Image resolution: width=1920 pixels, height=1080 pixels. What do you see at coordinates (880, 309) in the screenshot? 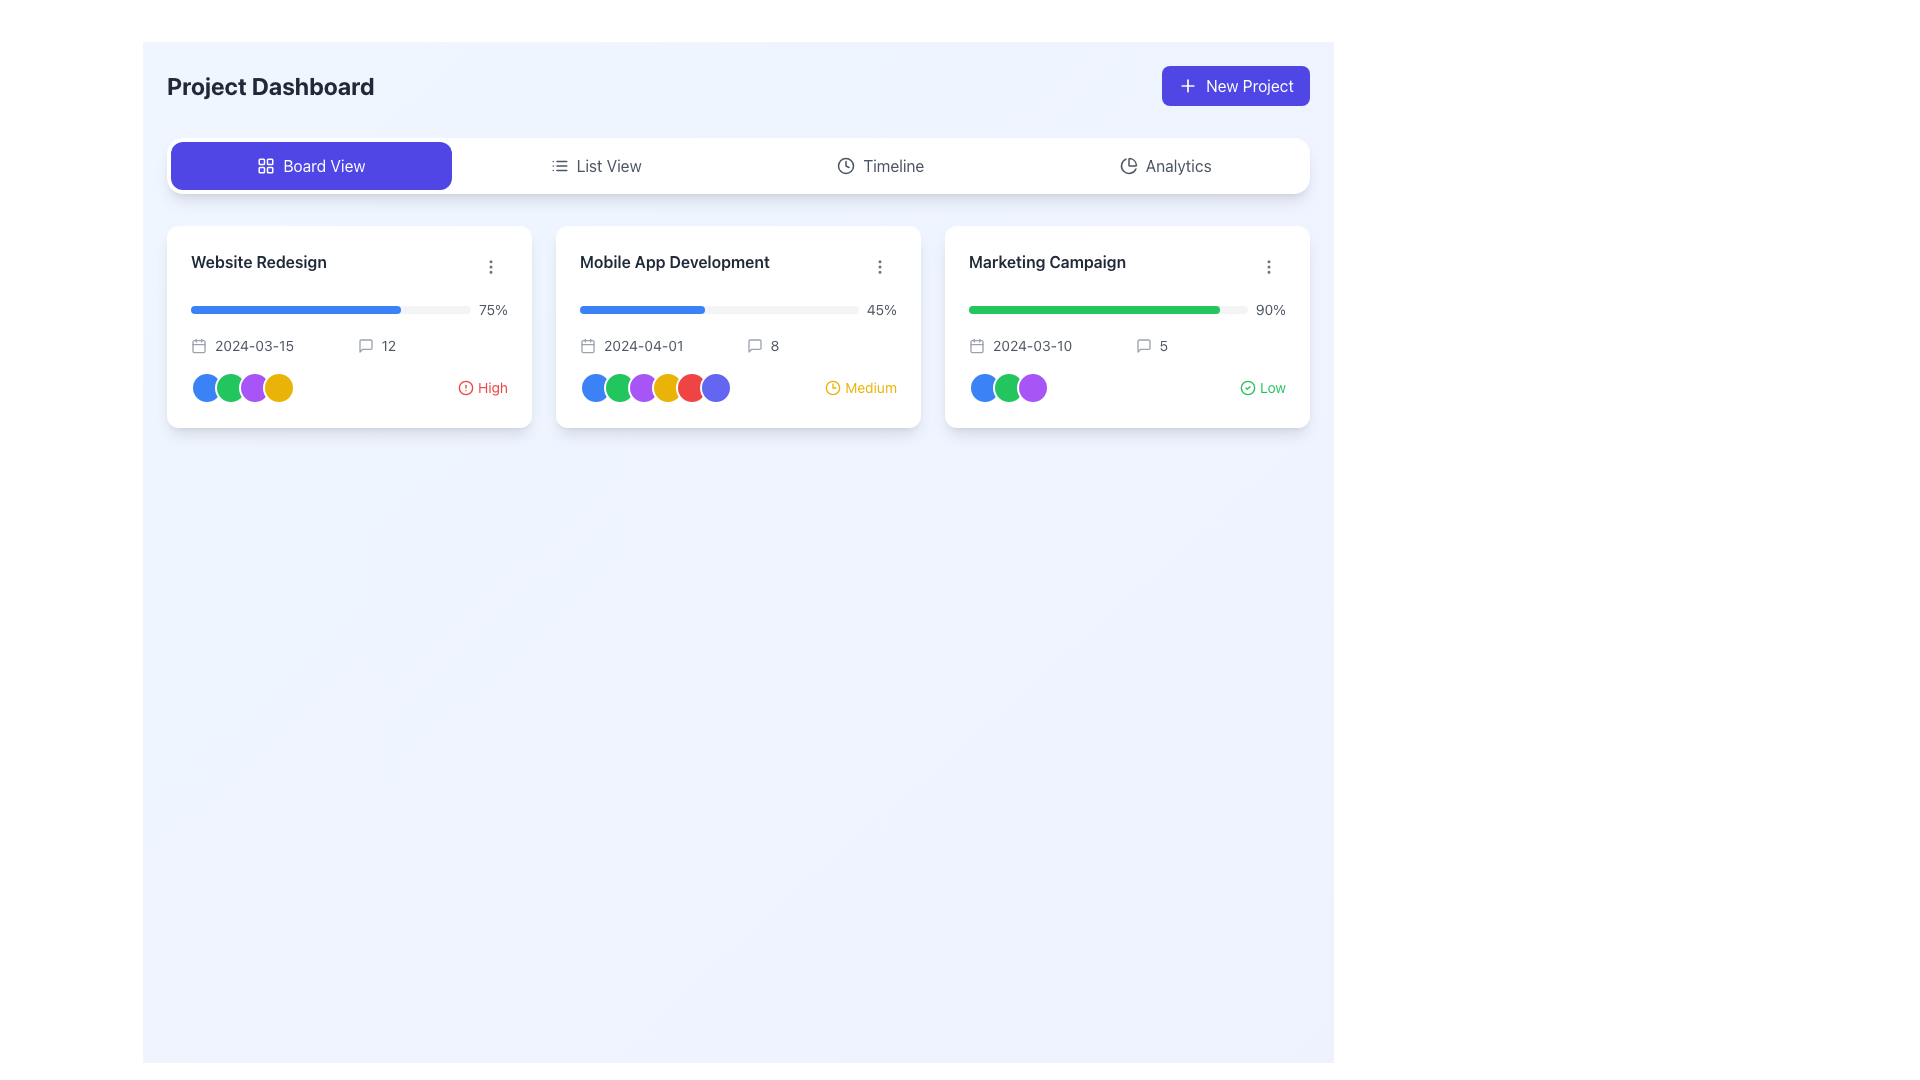
I see `the text label displaying '45%' which is located on the right side of the progress bar` at bounding box center [880, 309].